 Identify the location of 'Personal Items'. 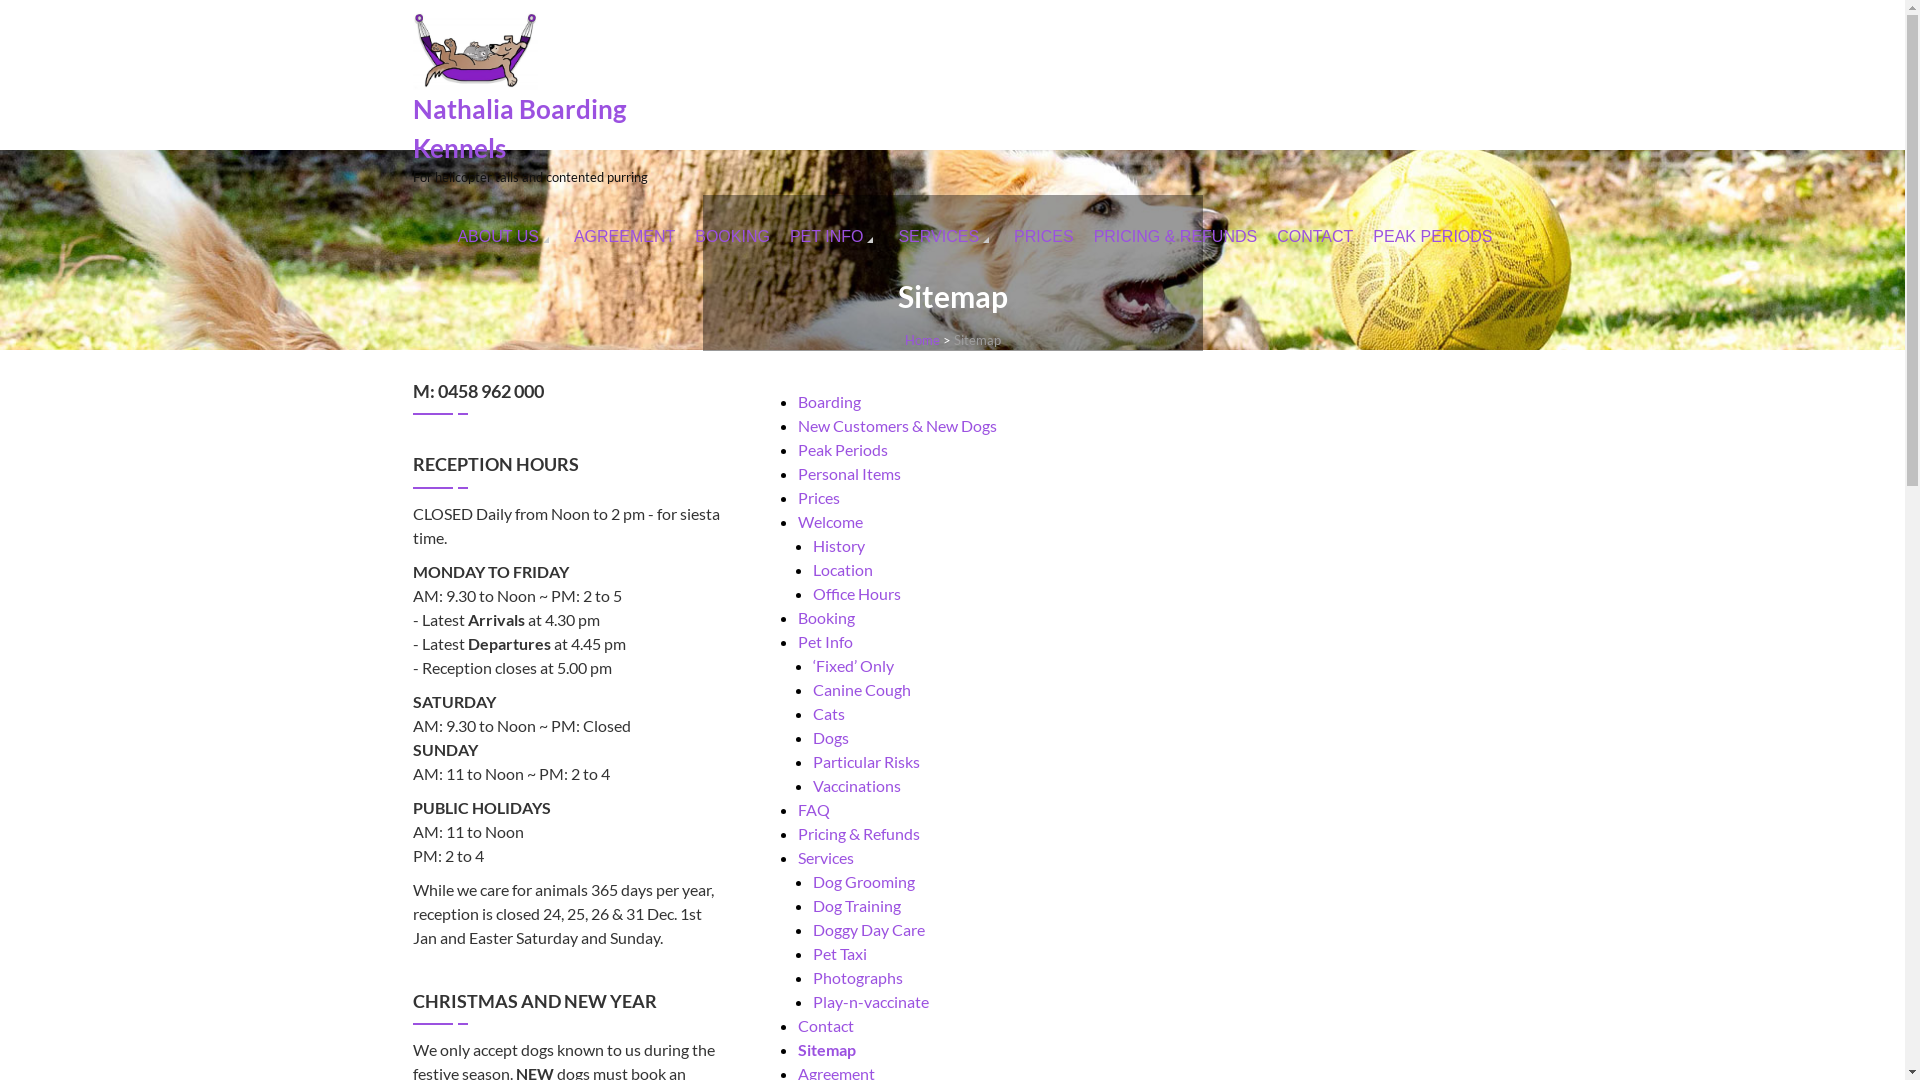
(849, 473).